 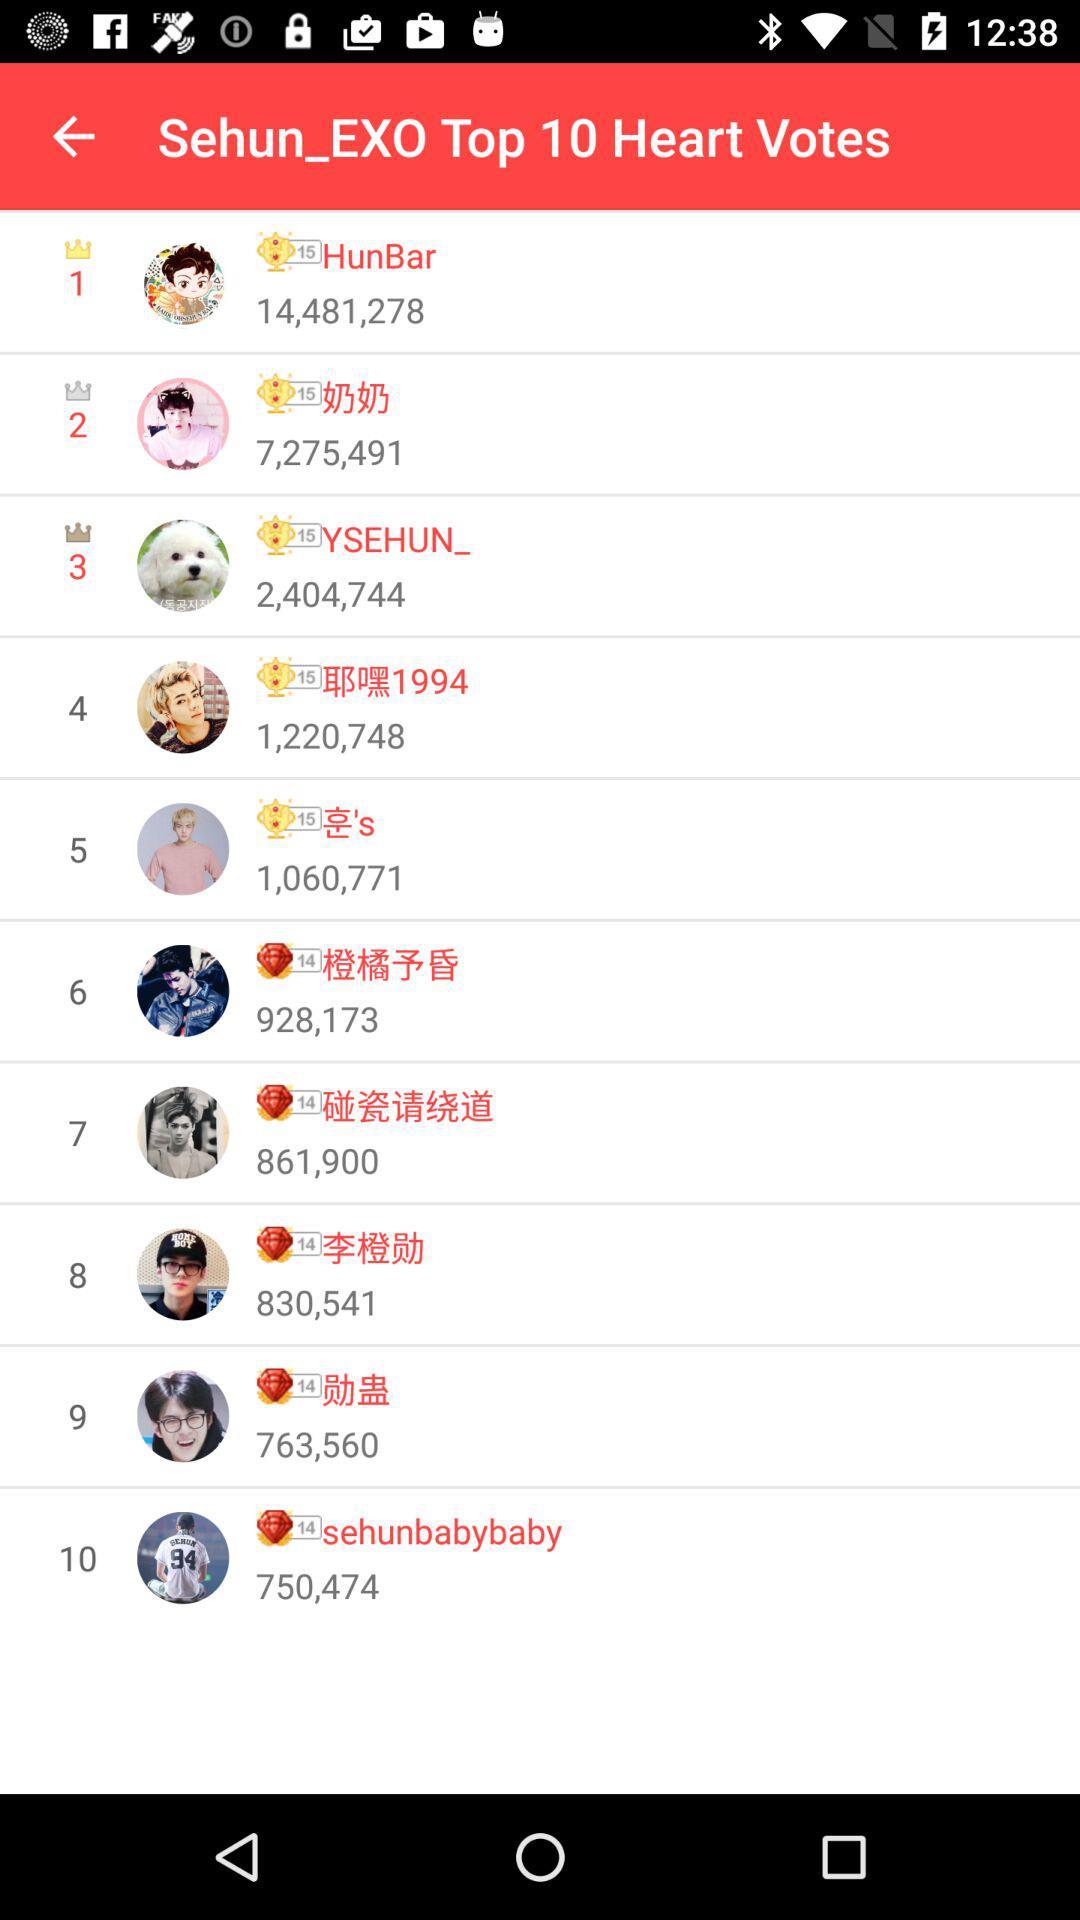 What do you see at coordinates (441, 1529) in the screenshot?
I see `the sehunbabybaby item` at bounding box center [441, 1529].